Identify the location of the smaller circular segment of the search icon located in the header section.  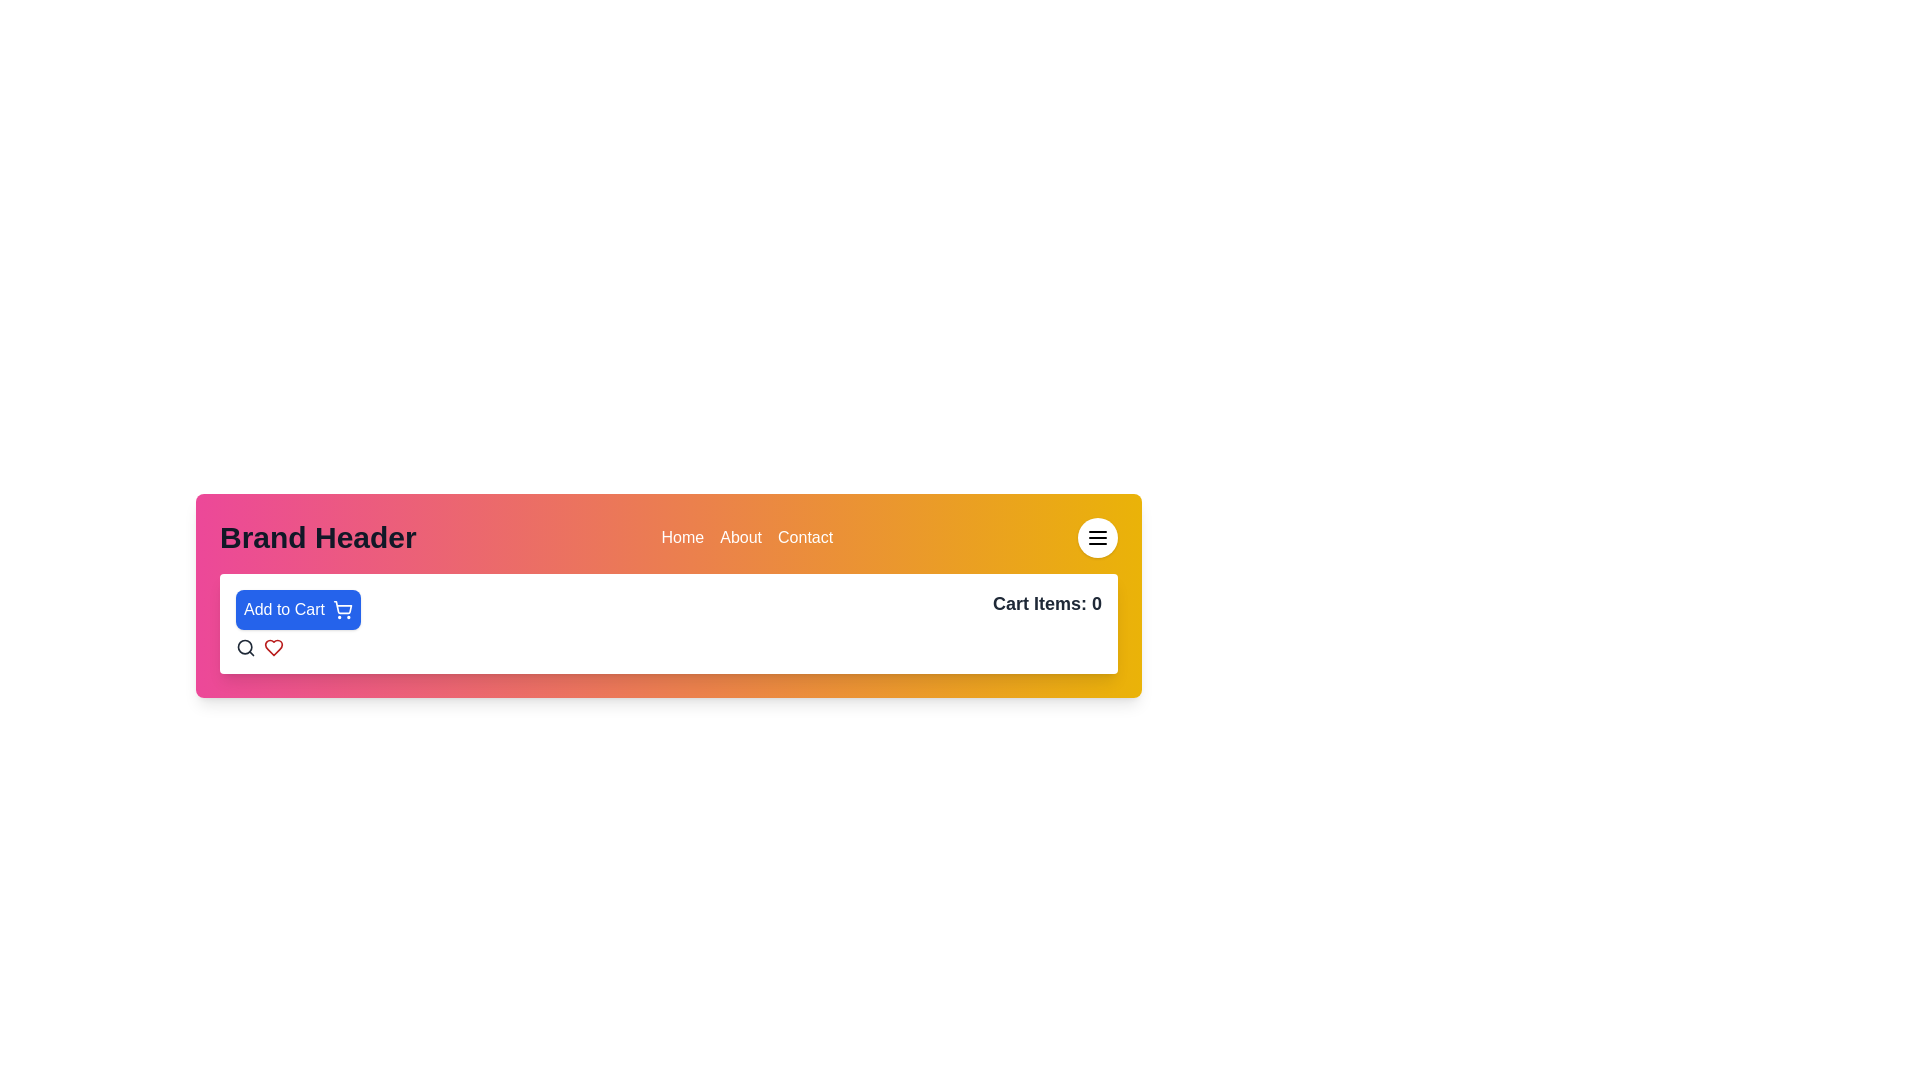
(244, 647).